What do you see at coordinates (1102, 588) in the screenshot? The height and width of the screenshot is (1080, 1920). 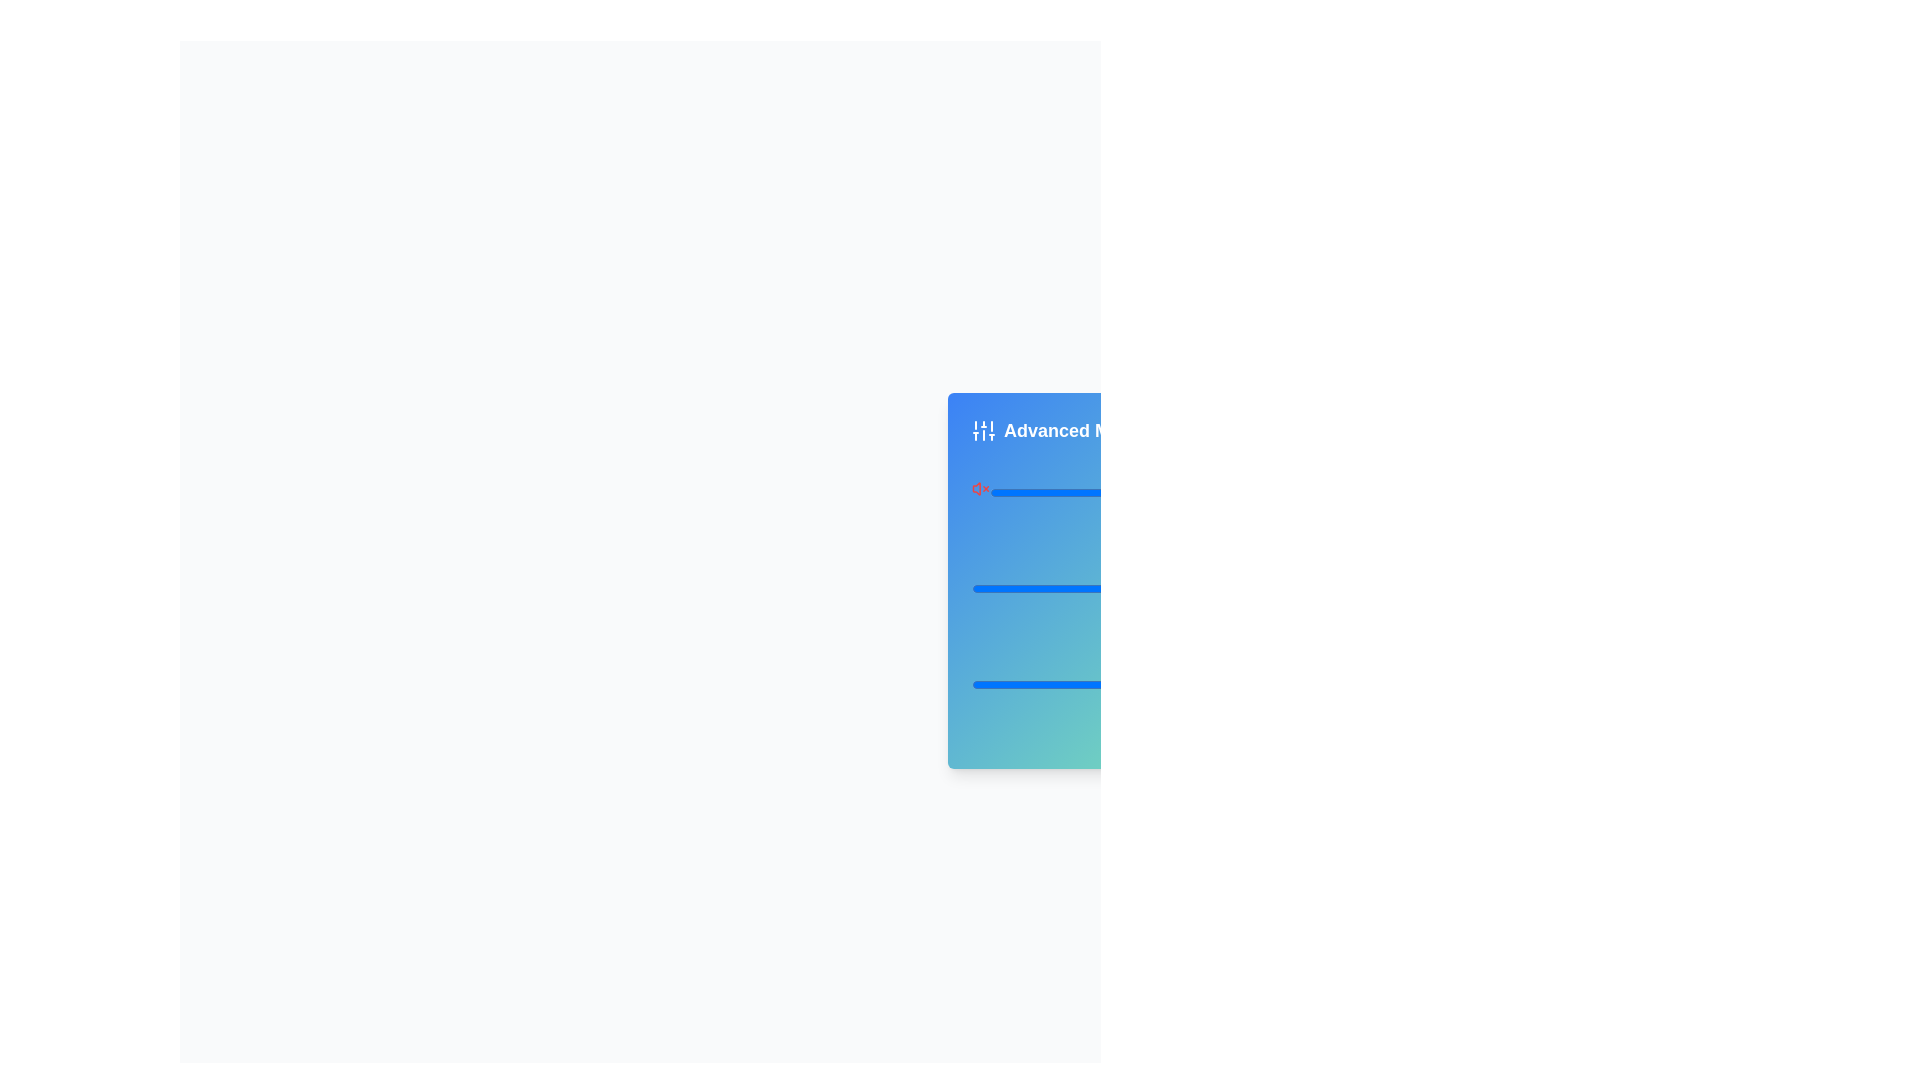 I see `the slider value` at bounding box center [1102, 588].